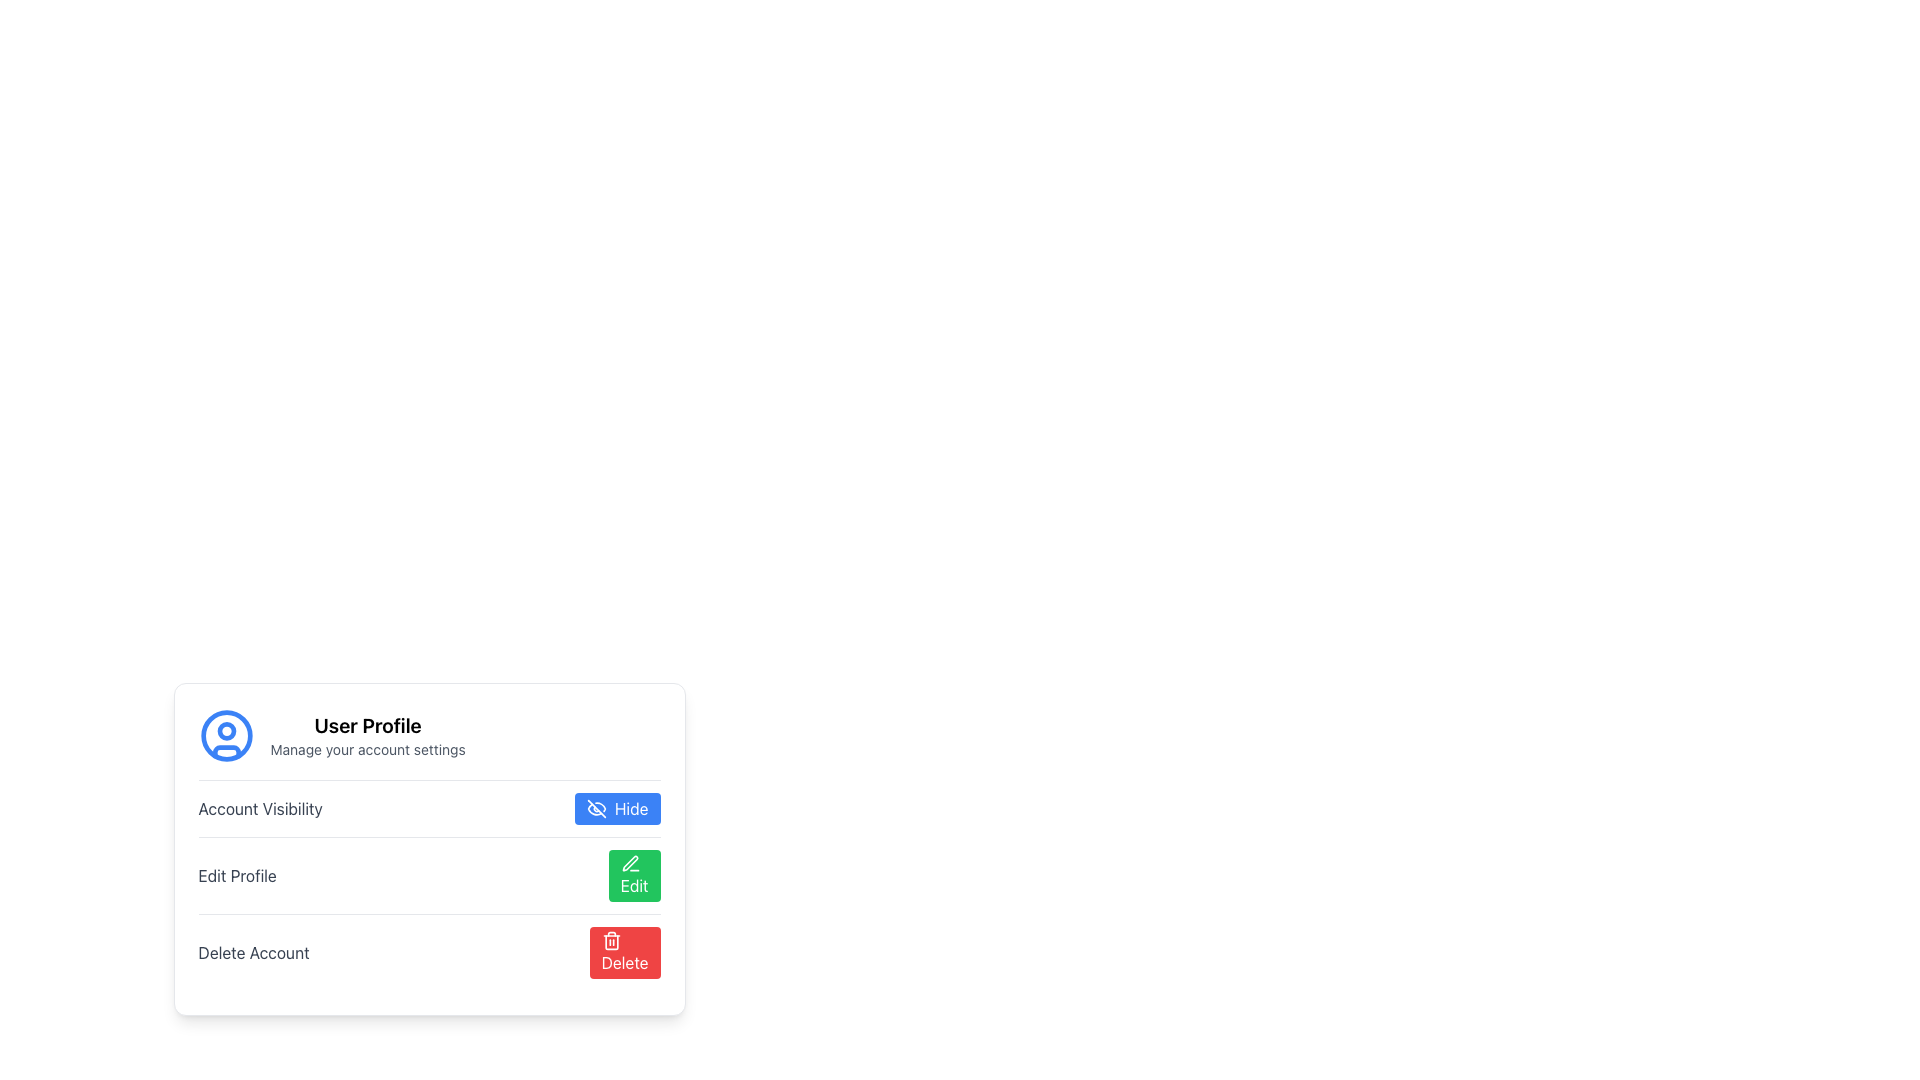  What do you see at coordinates (595, 808) in the screenshot?
I see `the 'Hide' SVG Icon` at bounding box center [595, 808].